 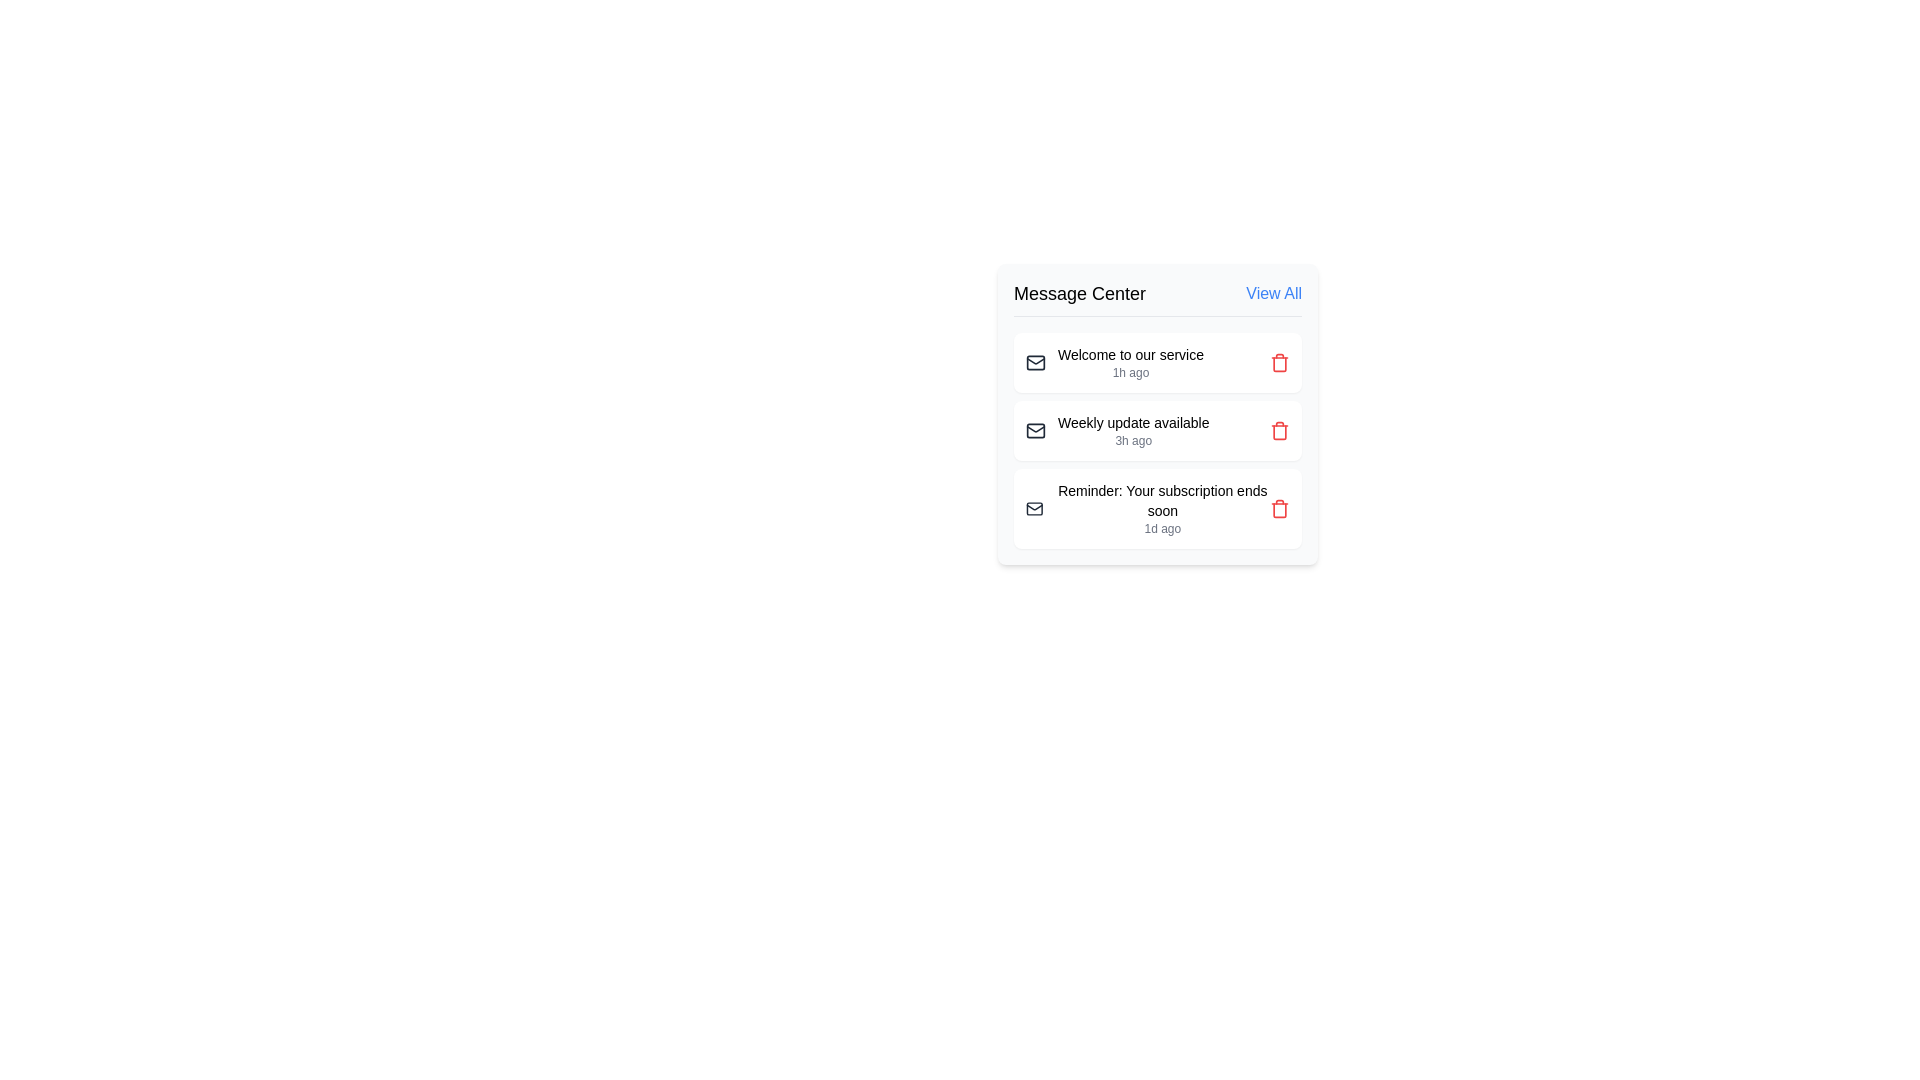 I want to click on the text label displaying 'Welcome to our service' in the Message Center notifications, so click(x=1131, y=353).